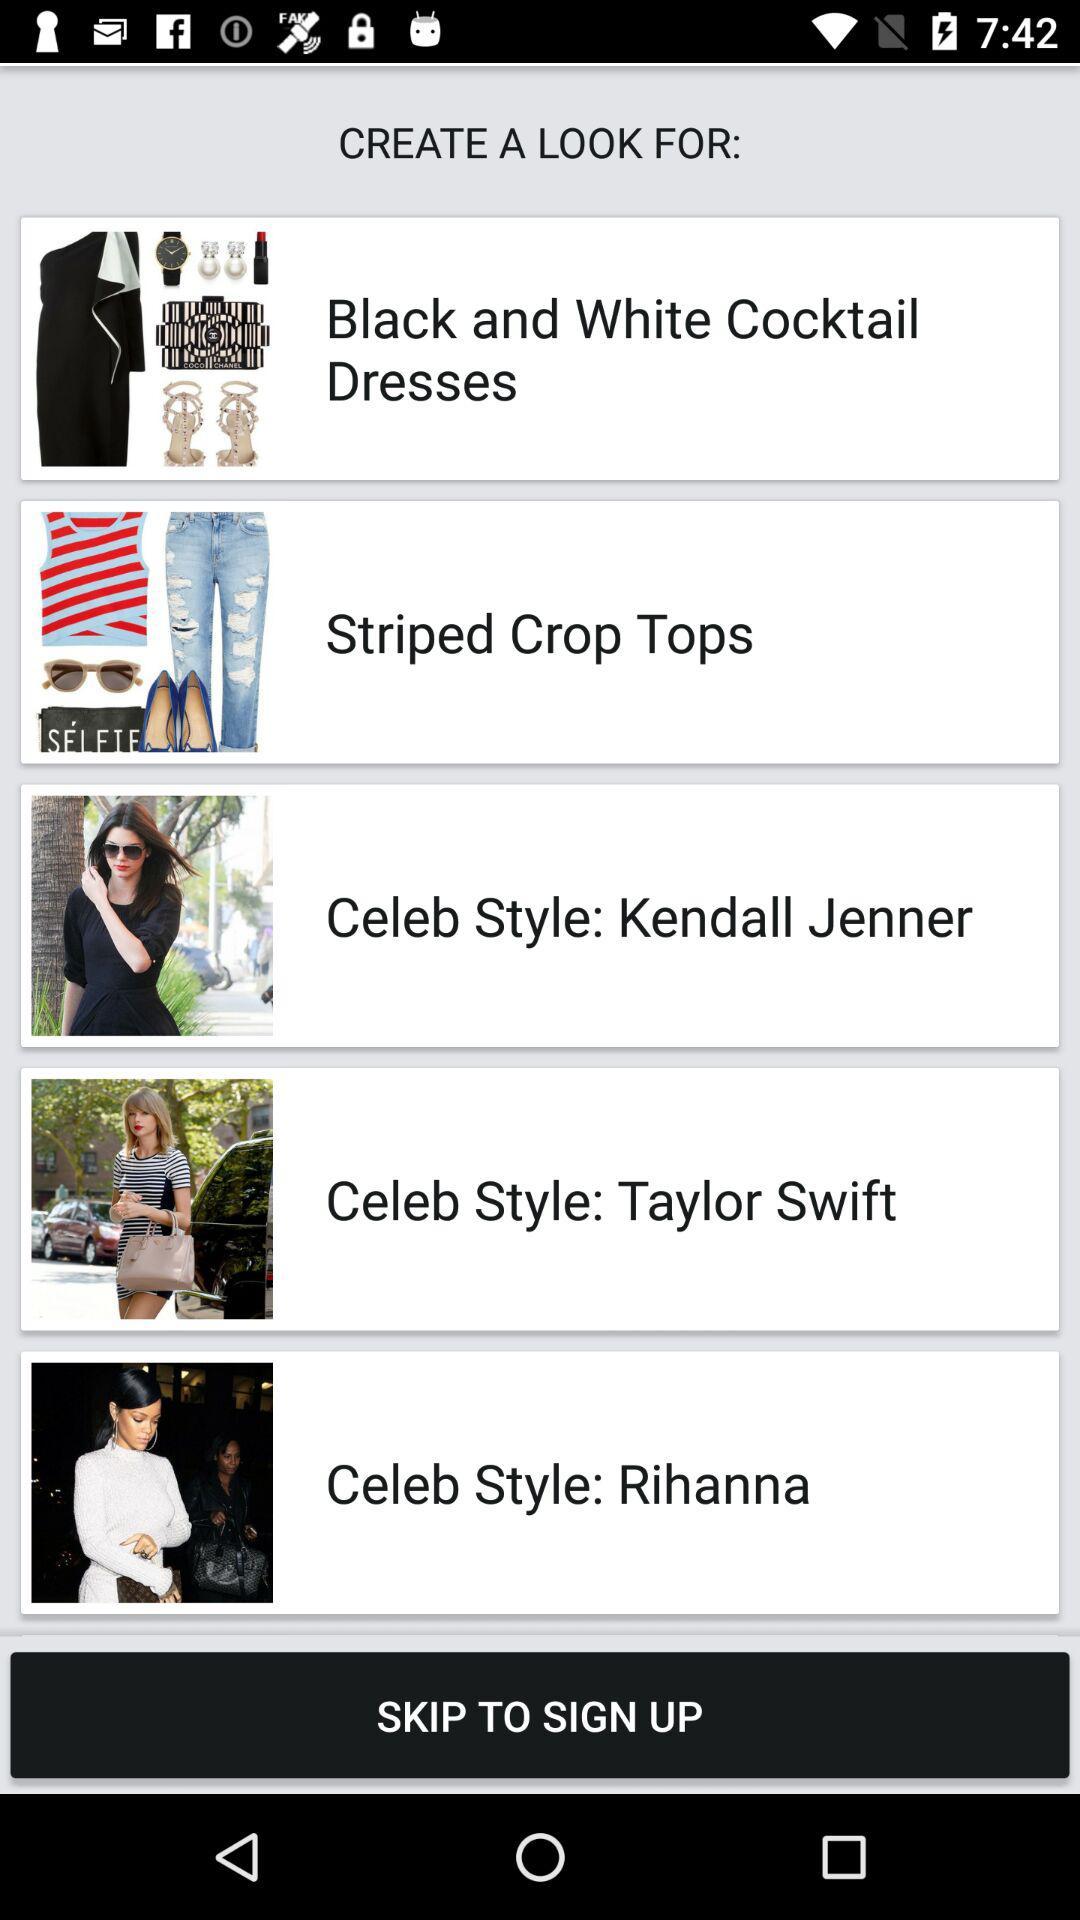 This screenshot has width=1080, height=1920. I want to click on the skip to sign item, so click(540, 1714).